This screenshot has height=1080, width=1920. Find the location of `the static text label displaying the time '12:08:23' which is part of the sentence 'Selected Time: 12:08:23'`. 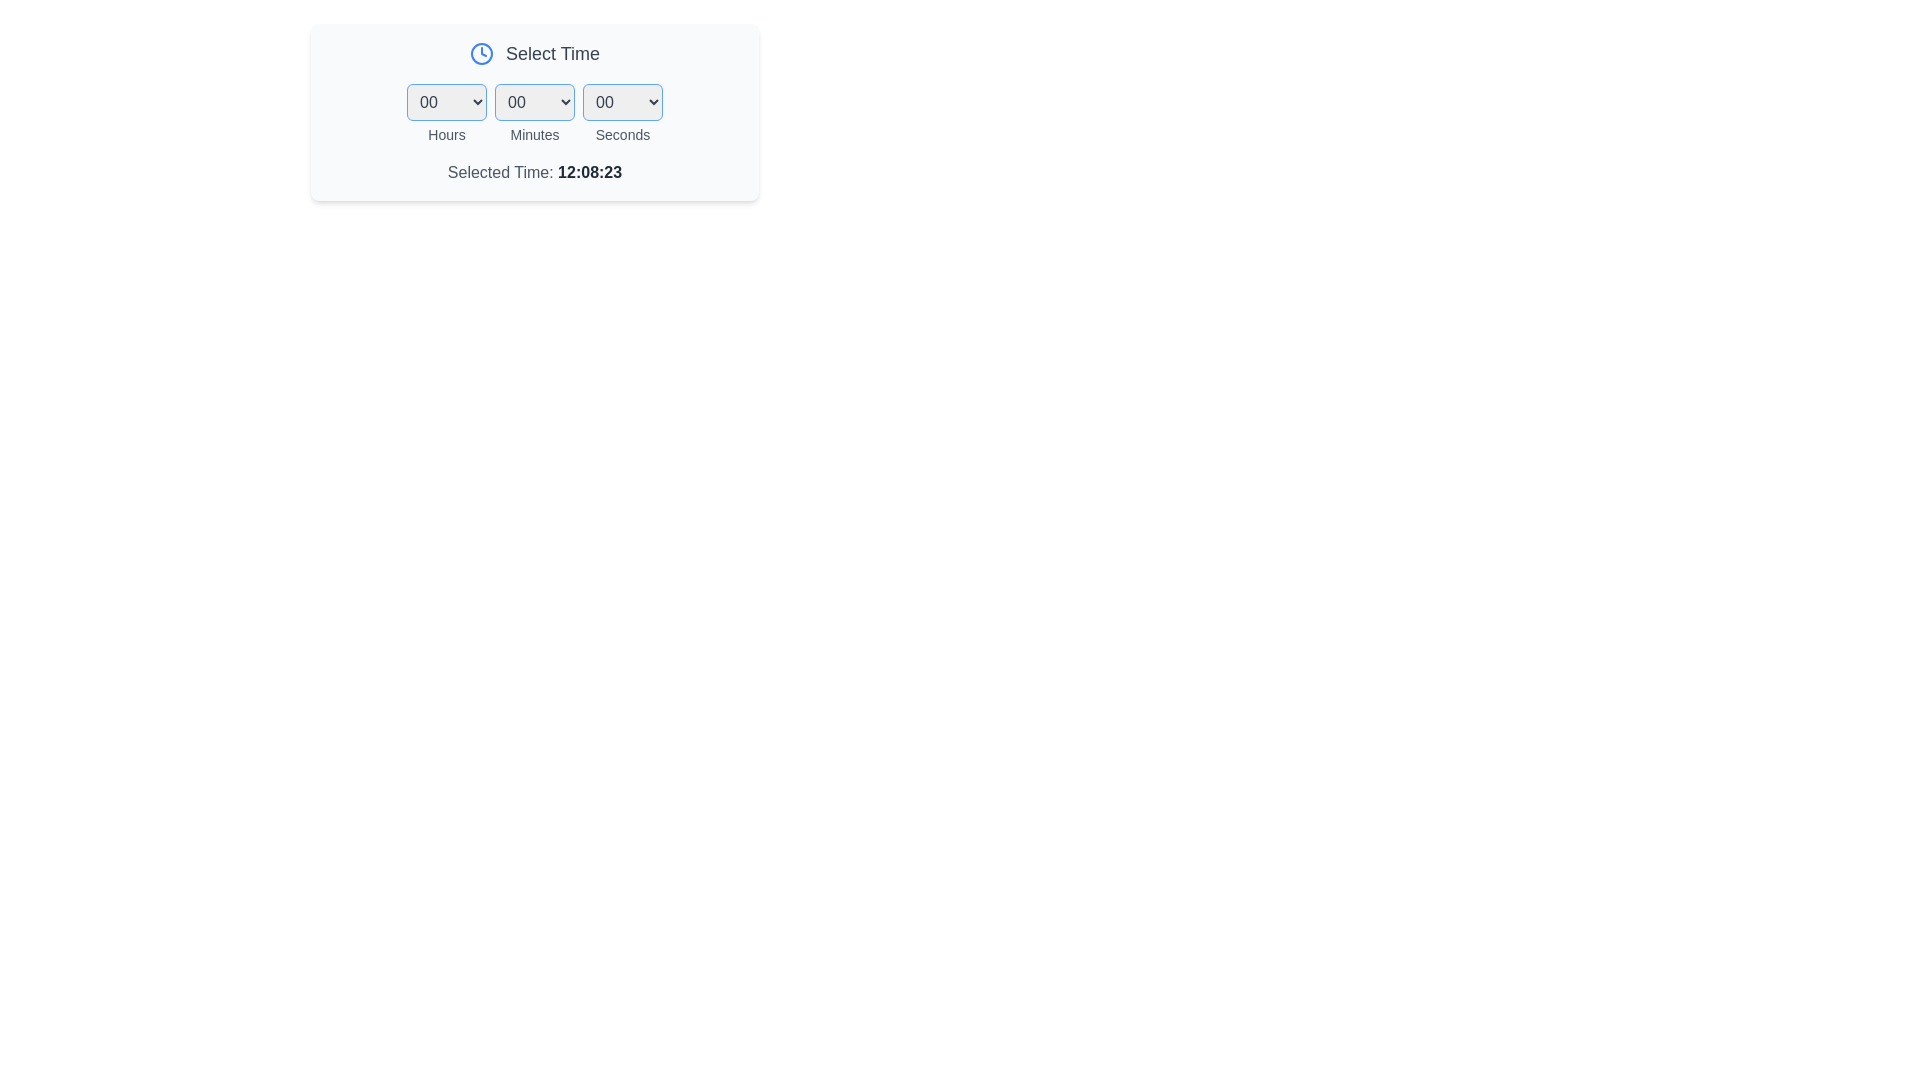

the static text label displaying the time '12:08:23' which is part of the sentence 'Selected Time: 12:08:23' is located at coordinates (589, 171).